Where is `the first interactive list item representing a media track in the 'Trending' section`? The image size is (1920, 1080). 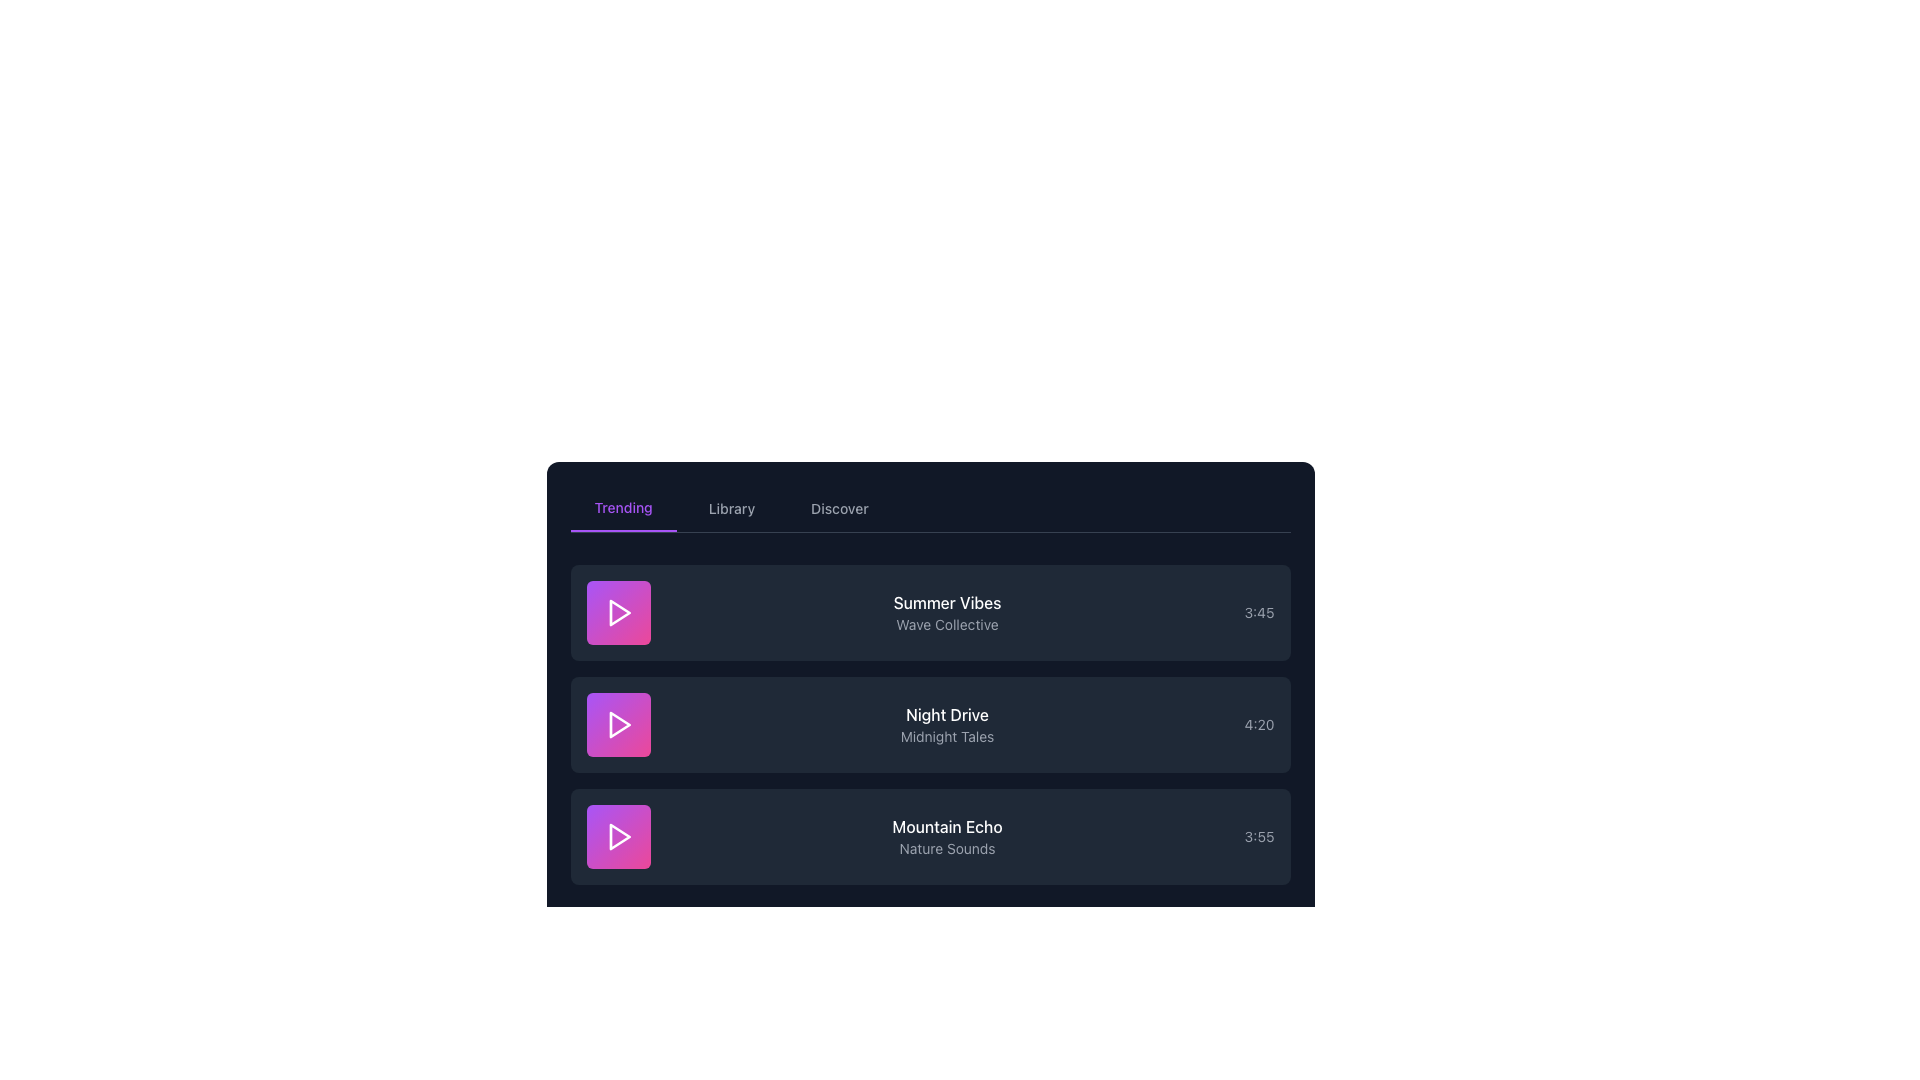 the first interactive list item representing a media track in the 'Trending' section is located at coordinates (929, 612).